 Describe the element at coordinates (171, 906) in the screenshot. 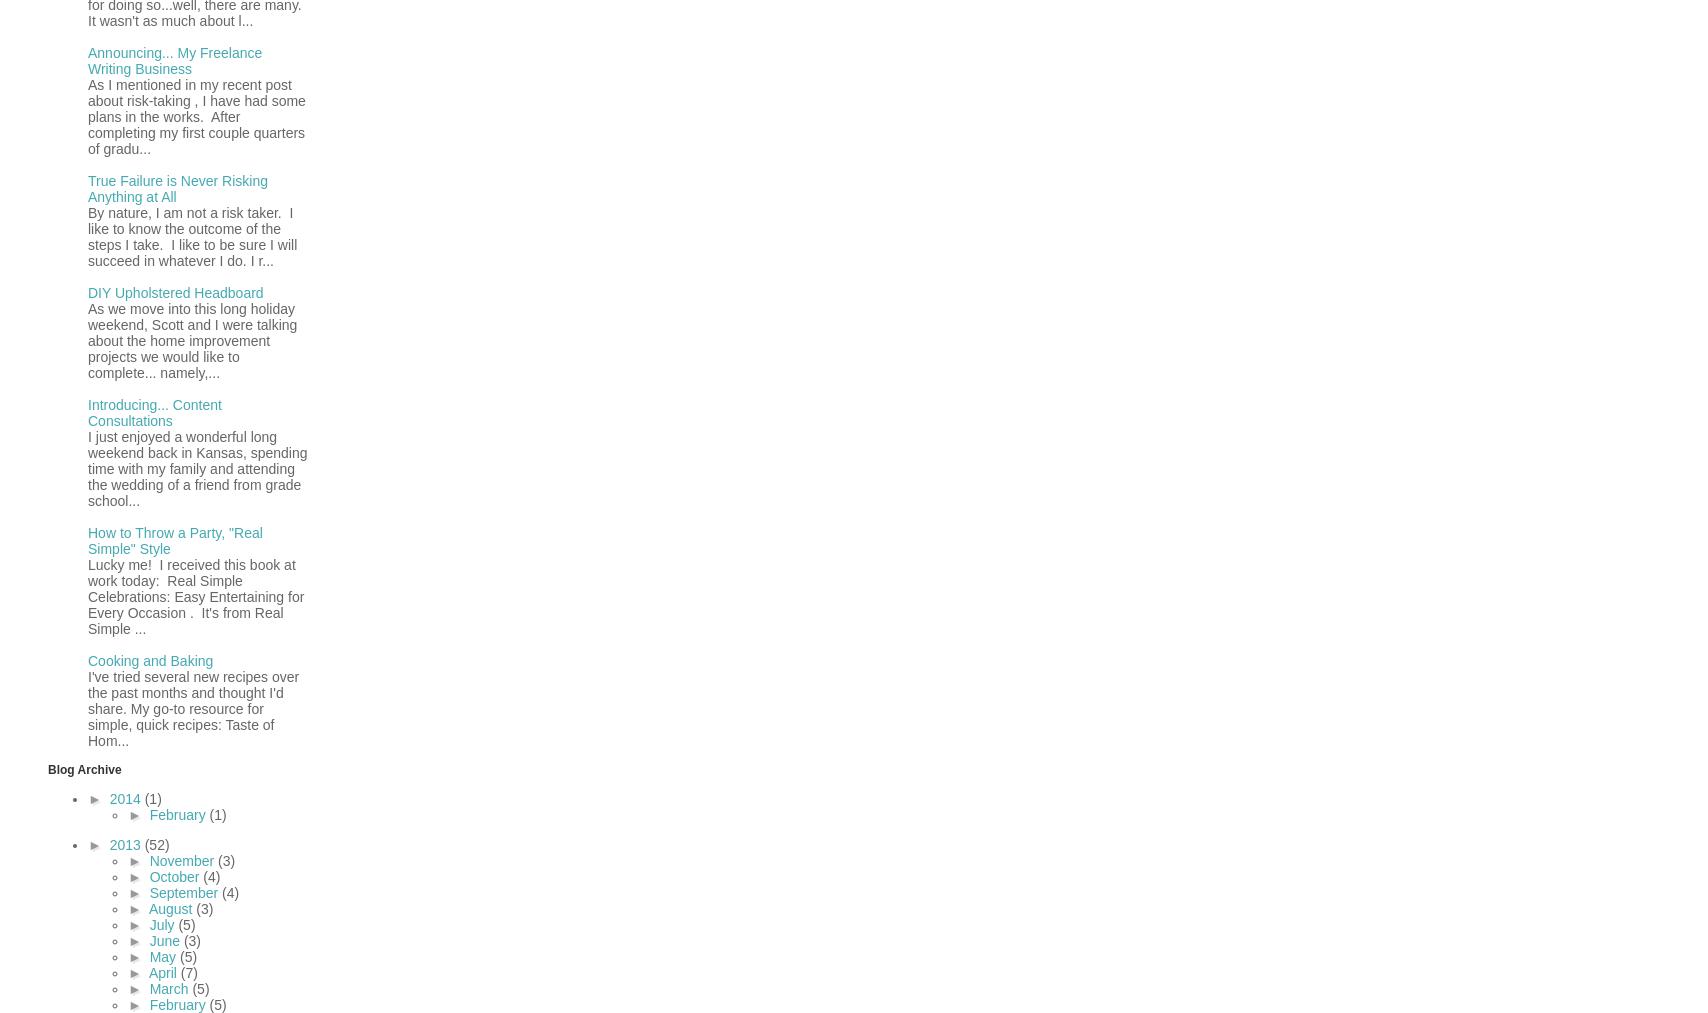

I see `'August'` at that location.